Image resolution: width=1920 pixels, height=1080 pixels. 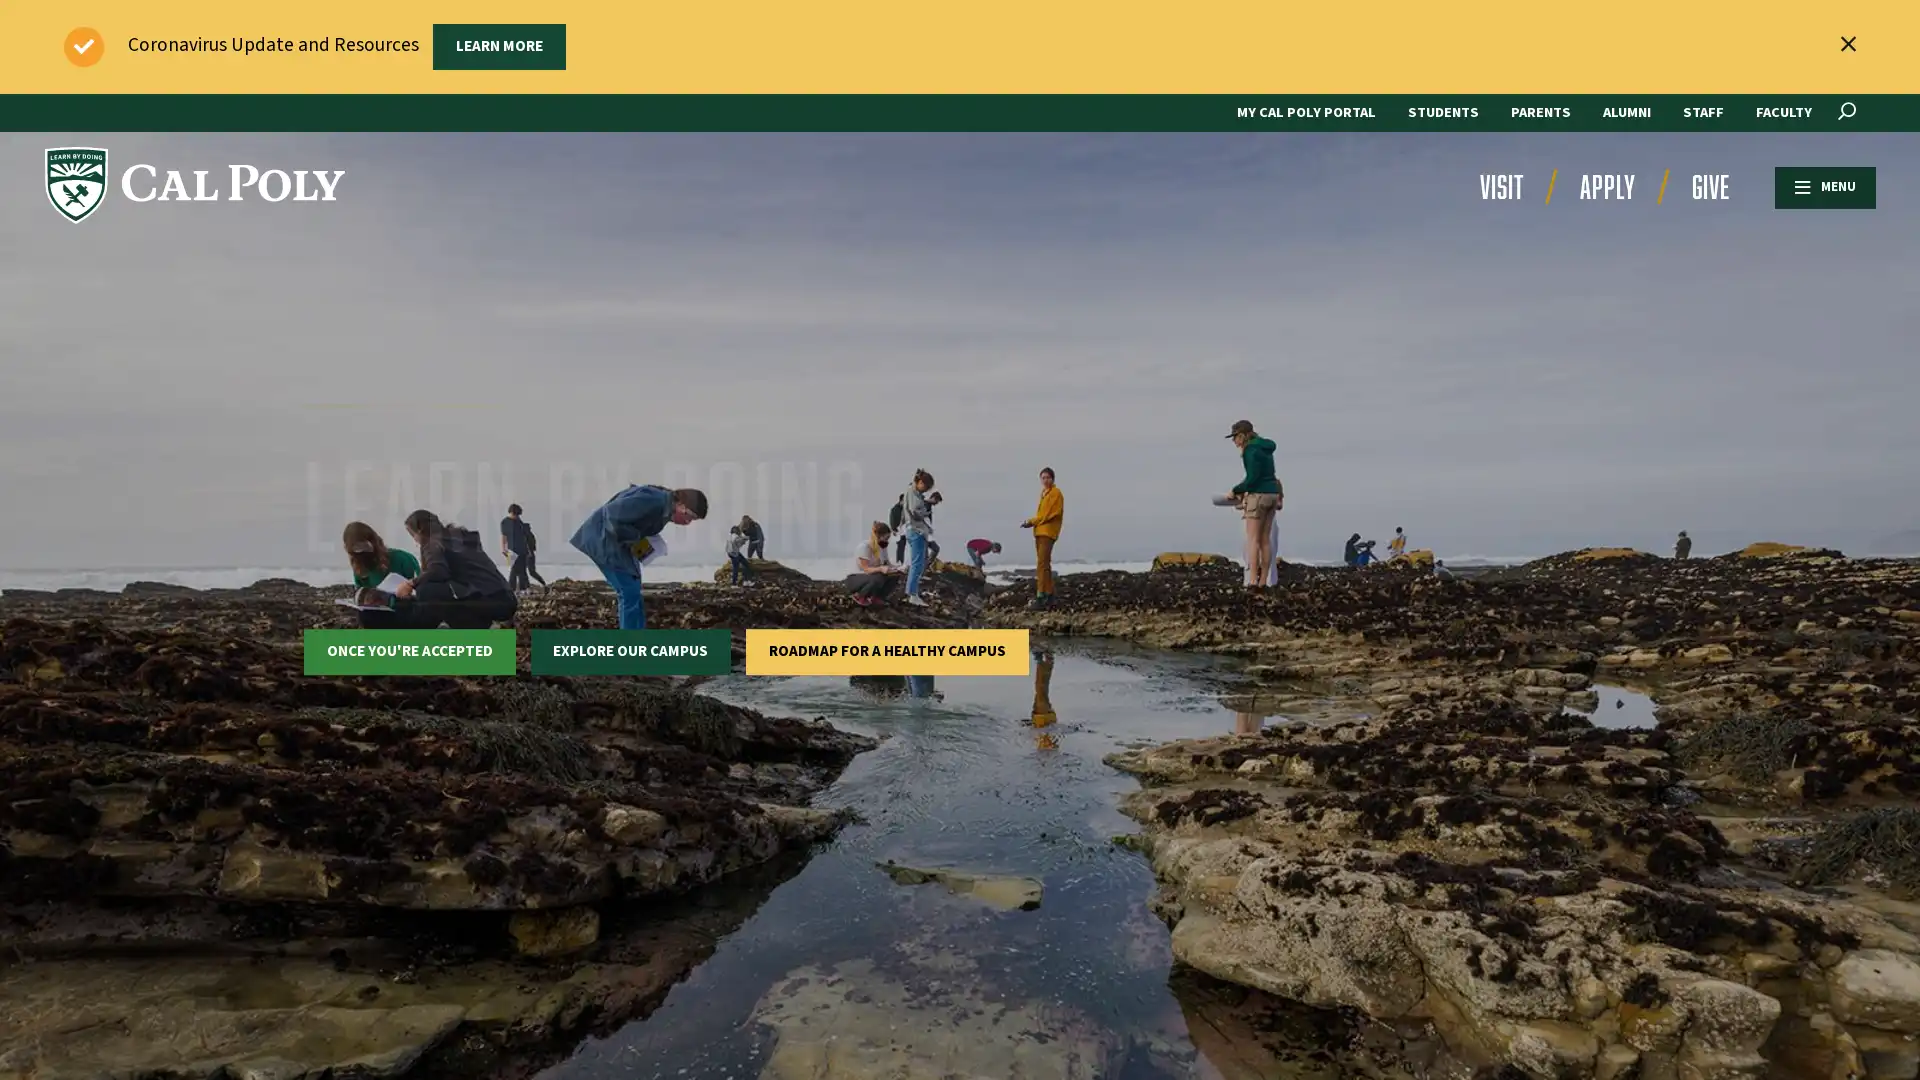 I want to click on Dismiss alert, so click(x=1847, y=43).